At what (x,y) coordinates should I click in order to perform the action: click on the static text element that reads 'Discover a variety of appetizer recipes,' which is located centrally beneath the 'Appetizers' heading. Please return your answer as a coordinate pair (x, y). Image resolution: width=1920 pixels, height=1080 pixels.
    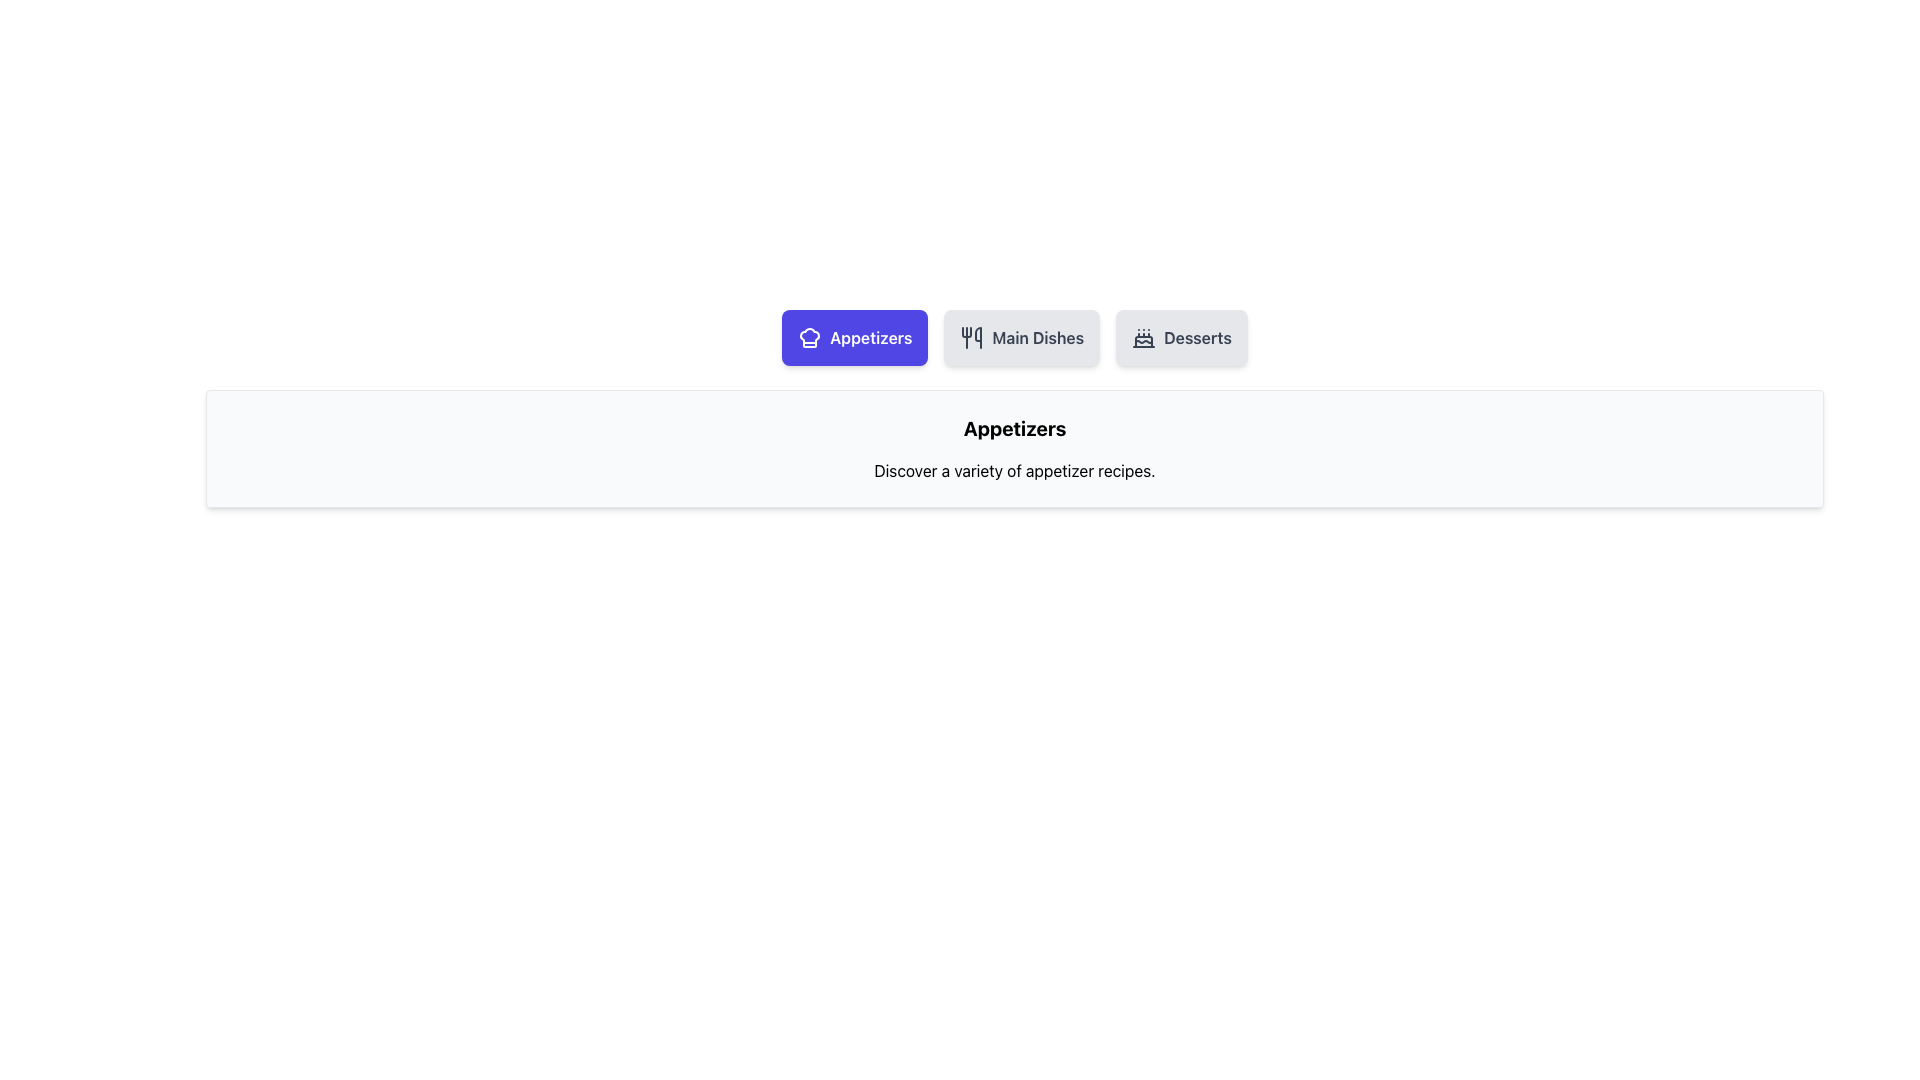
    Looking at the image, I should click on (1014, 470).